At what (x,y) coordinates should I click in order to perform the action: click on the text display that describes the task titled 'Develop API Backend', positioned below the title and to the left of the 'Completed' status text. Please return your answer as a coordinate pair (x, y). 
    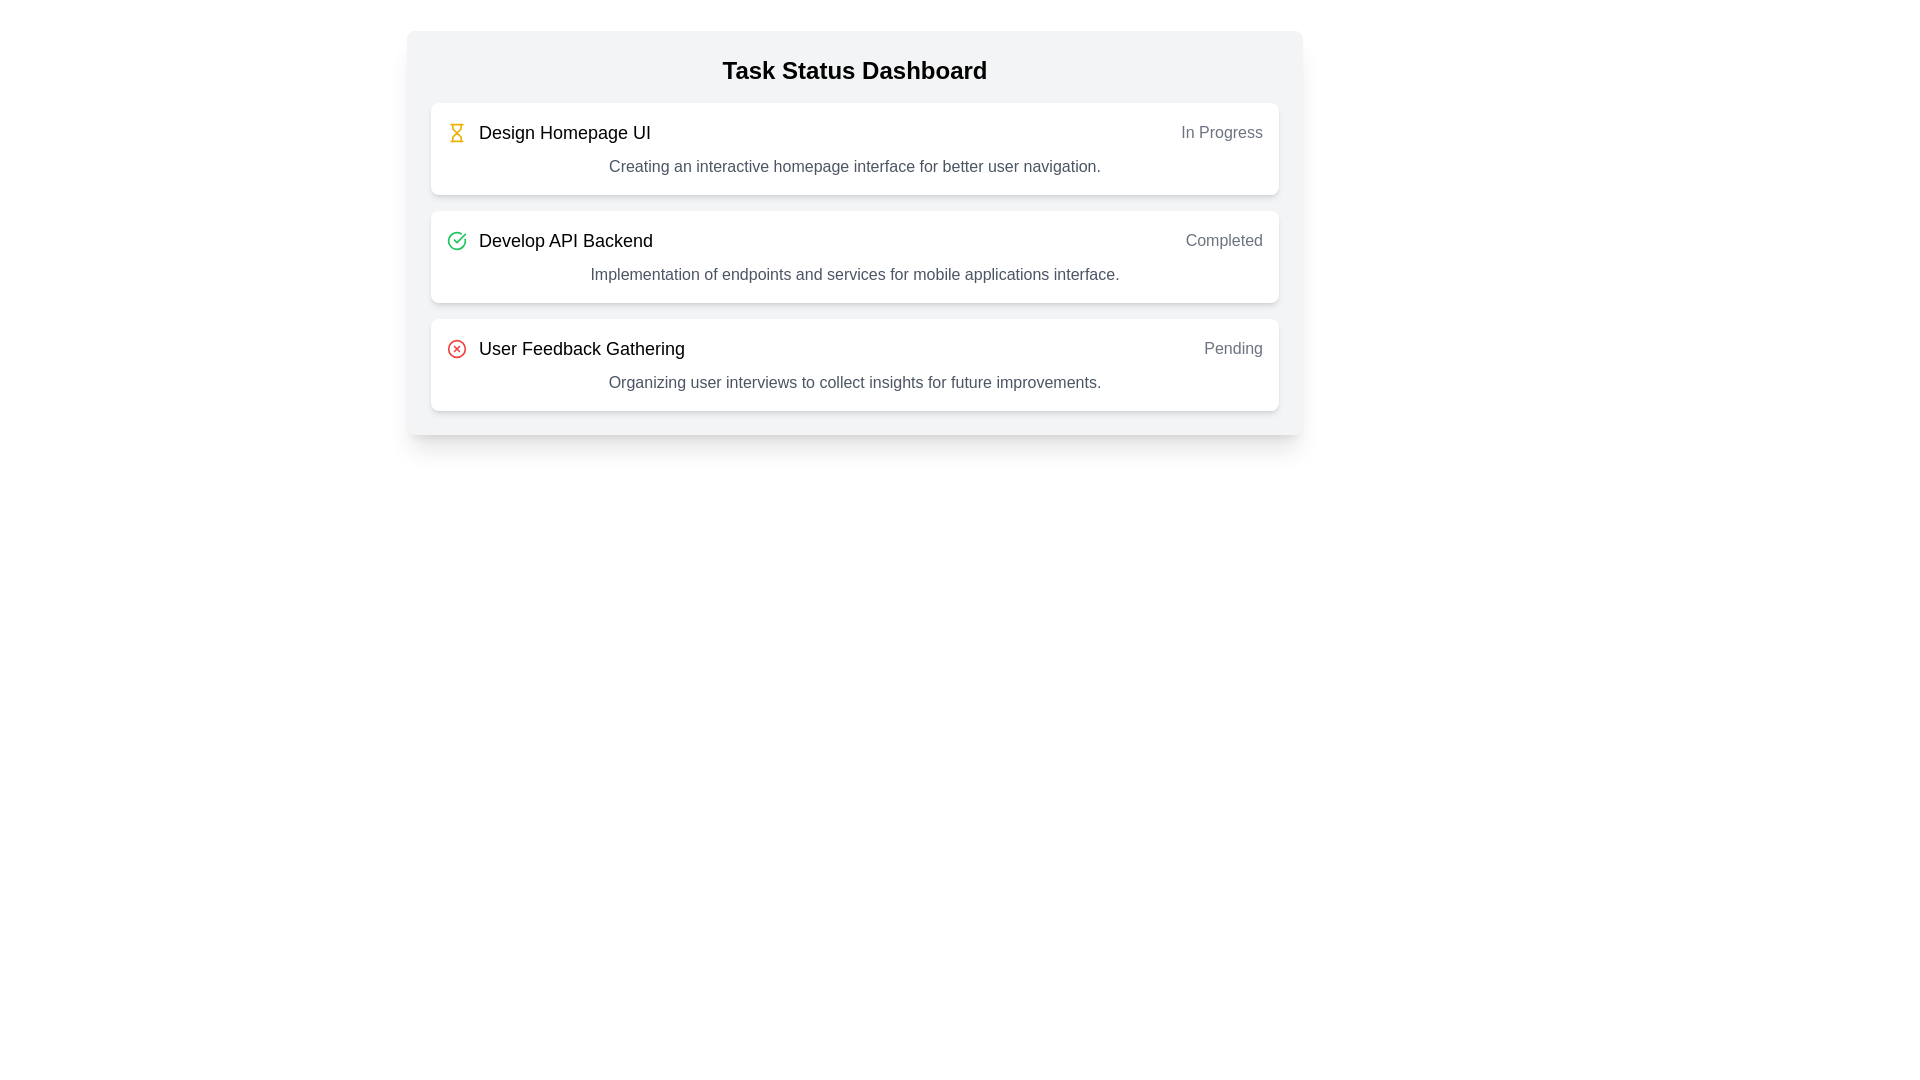
    Looking at the image, I should click on (854, 274).